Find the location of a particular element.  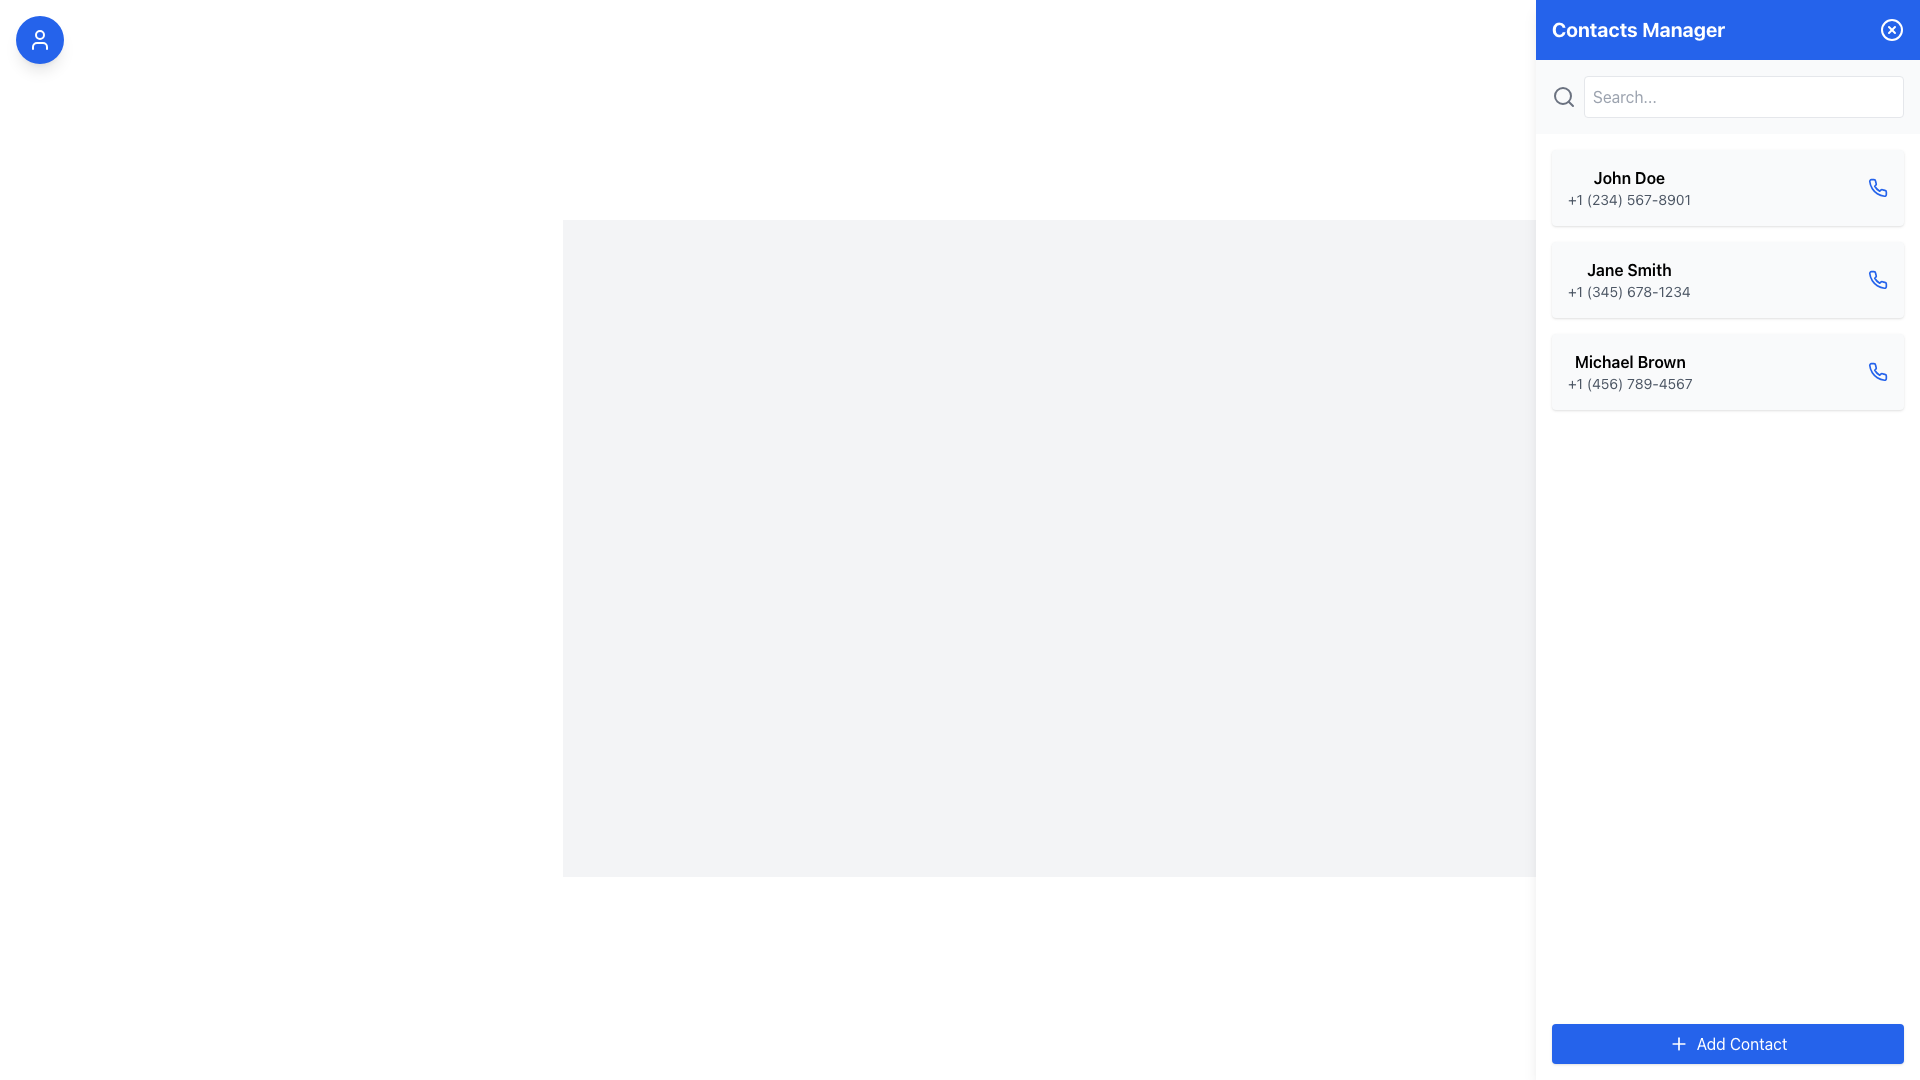

the bold label text element displaying 'Jane Smith' at the center of the contact card, which is the second entry in the list of contacts is located at coordinates (1629, 270).